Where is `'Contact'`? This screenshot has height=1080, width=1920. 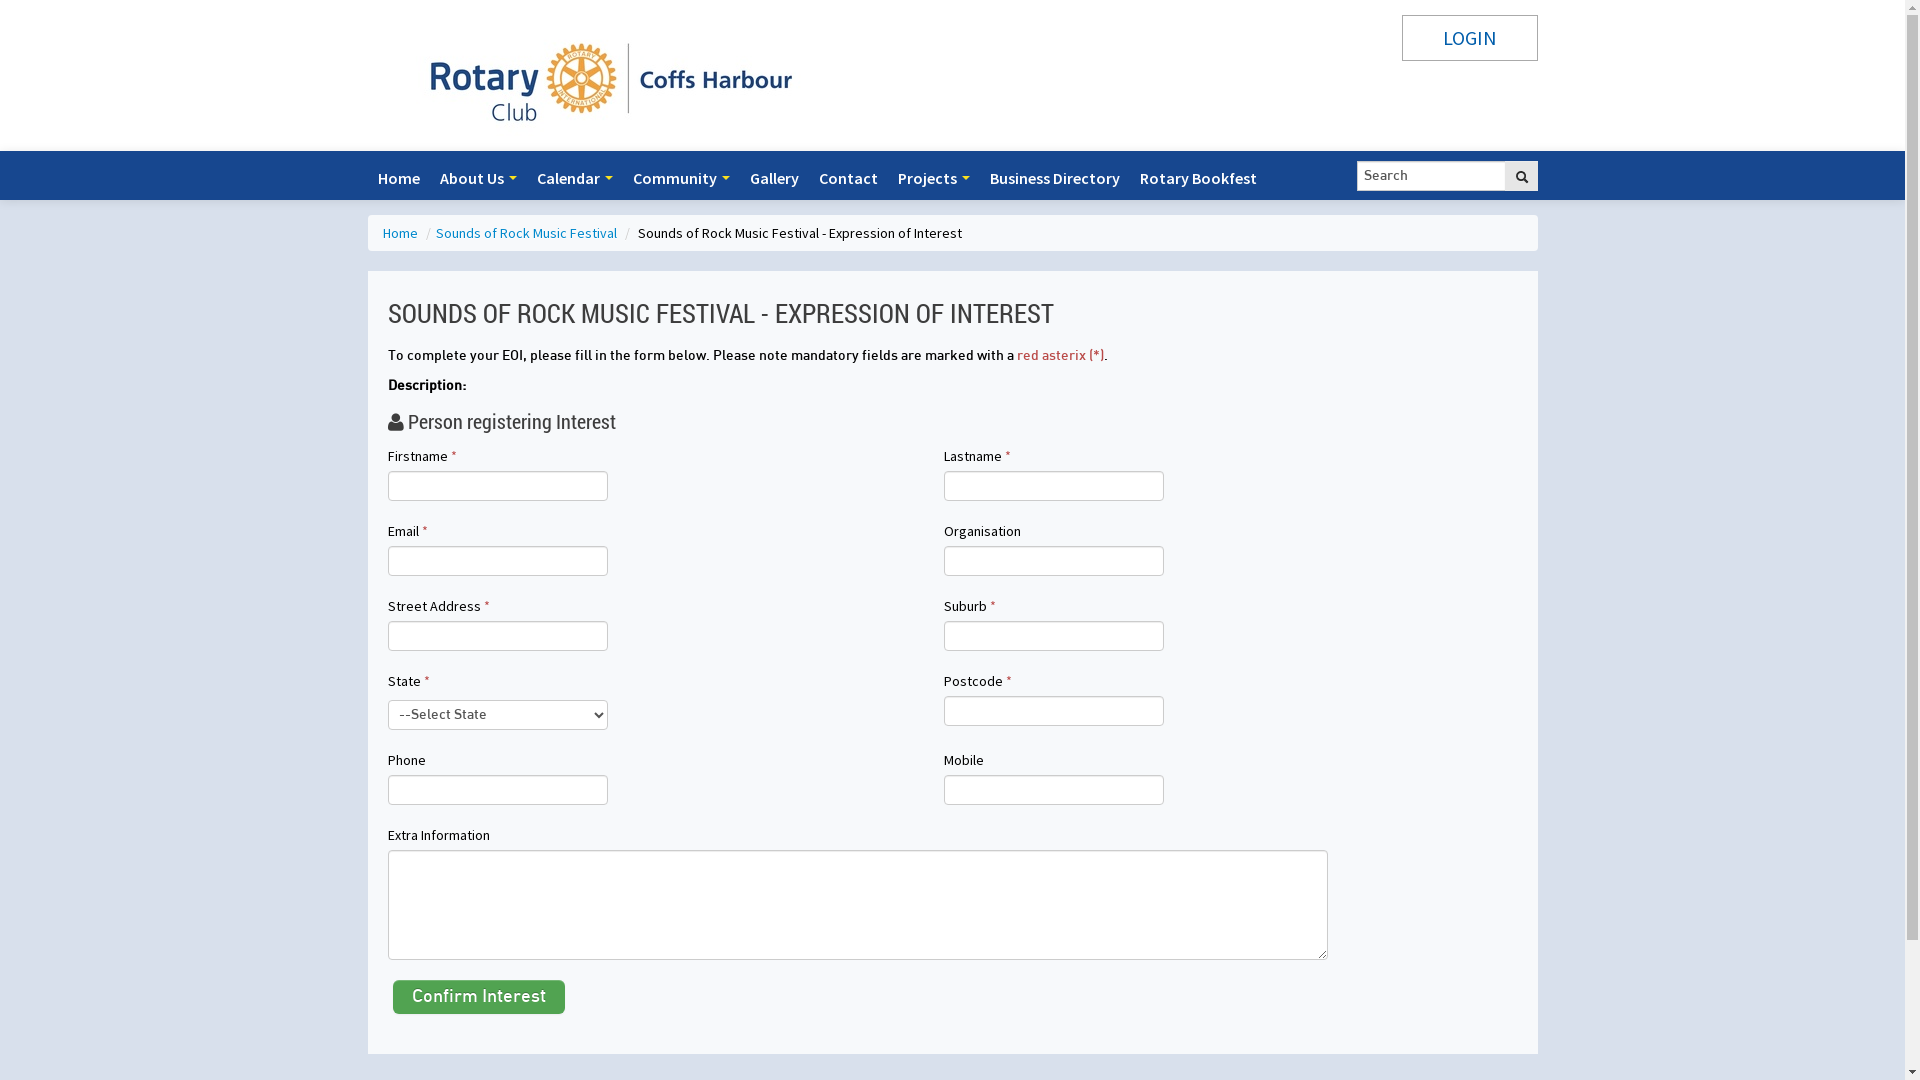
'Contact' is located at coordinates (847, 176).